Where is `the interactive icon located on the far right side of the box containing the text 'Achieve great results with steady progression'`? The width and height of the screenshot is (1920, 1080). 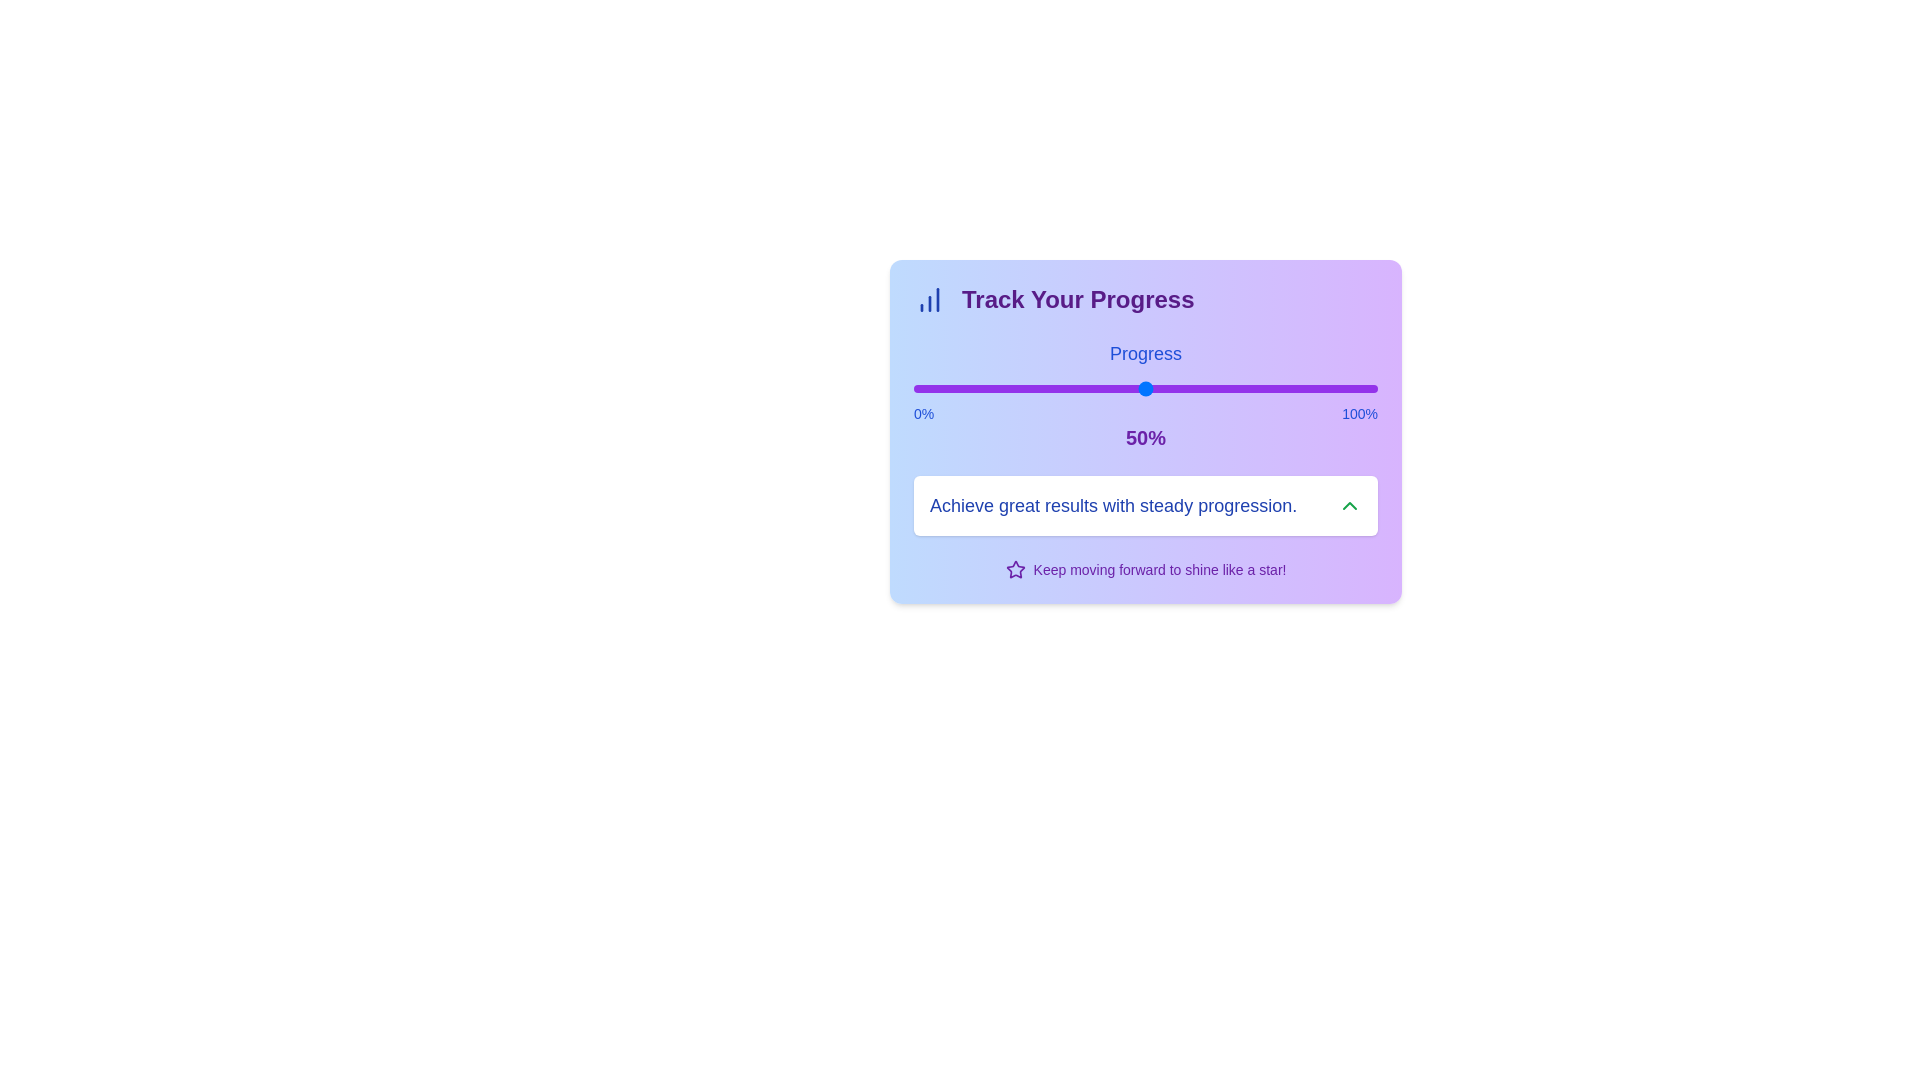
the interactive icon located on the far right side of the box containing the text 'Achieve great results with steady progression' is located at coordinates (1349, 504).